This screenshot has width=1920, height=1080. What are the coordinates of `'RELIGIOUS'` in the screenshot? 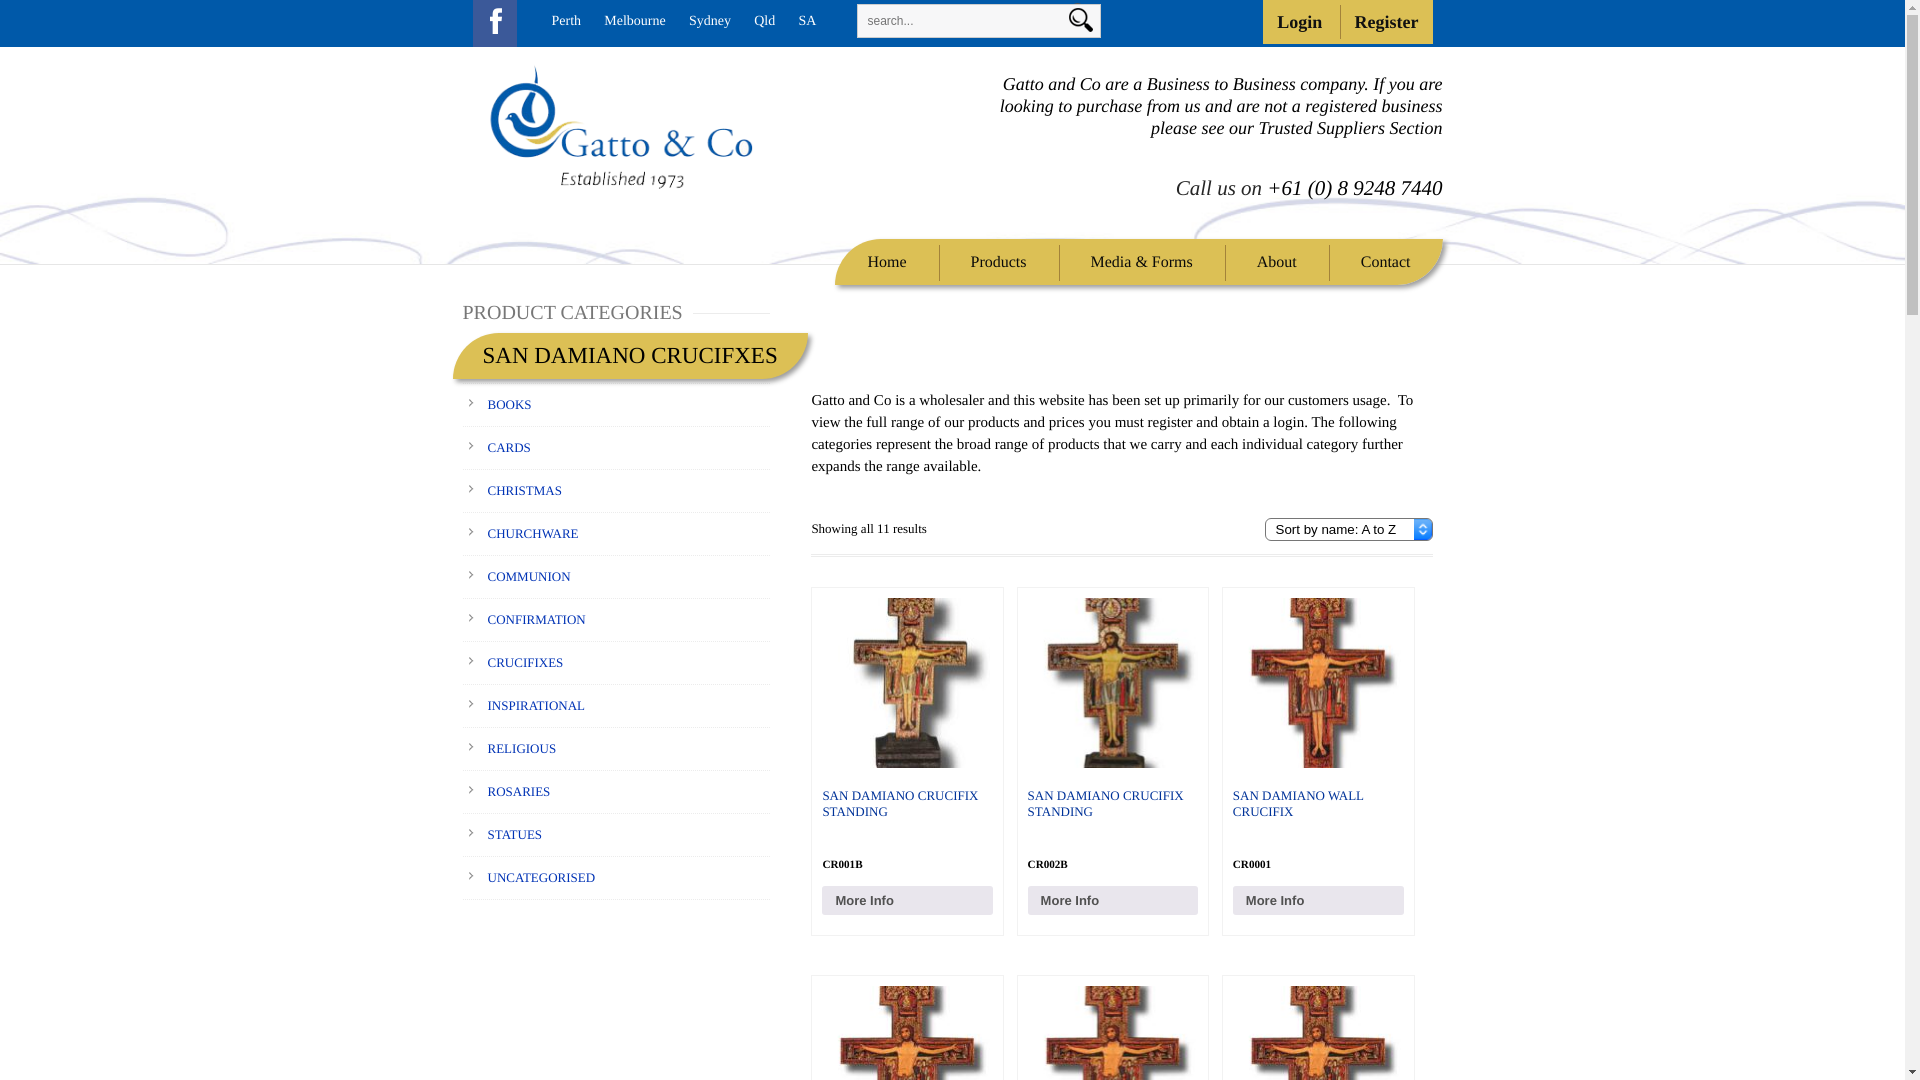 It's located at (522, 748).